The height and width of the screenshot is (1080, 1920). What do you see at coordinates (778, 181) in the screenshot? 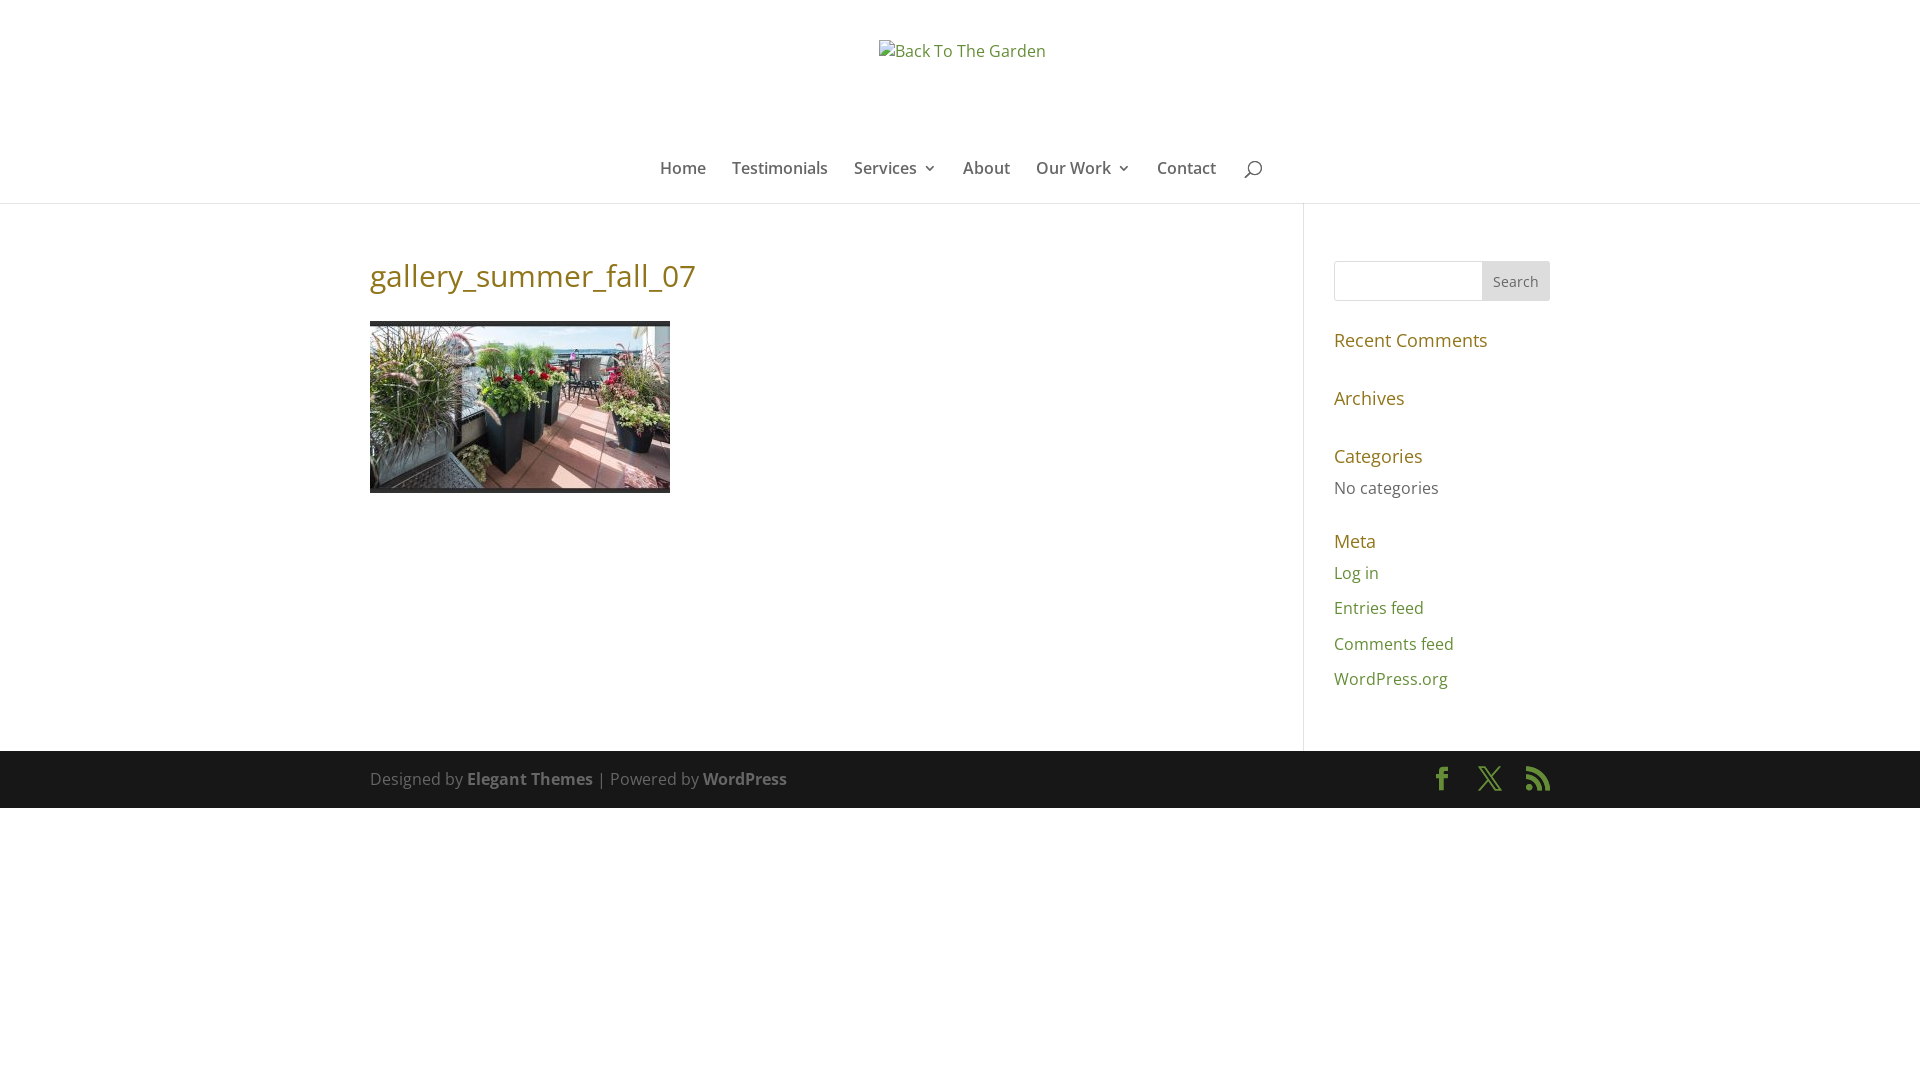
I see `'Testimonials'` at bounding box center [778, 181].